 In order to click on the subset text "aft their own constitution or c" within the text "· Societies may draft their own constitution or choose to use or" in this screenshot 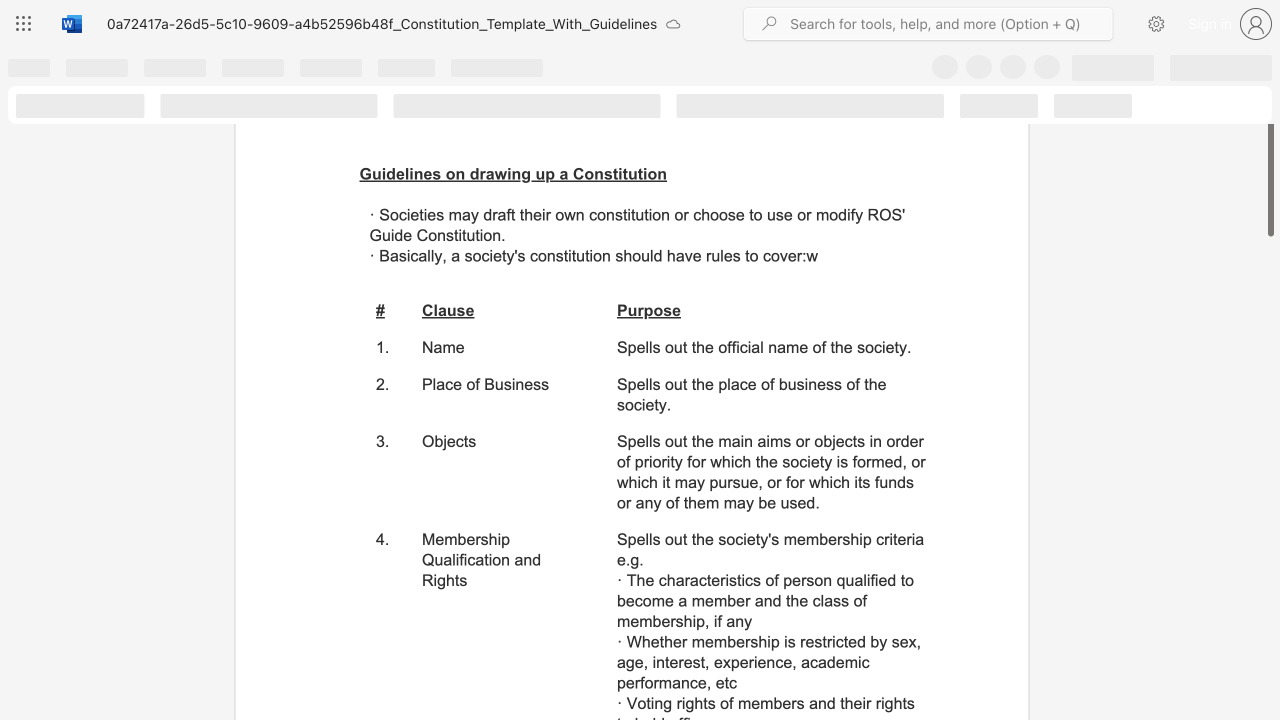, I will do `click(497, 214)`.